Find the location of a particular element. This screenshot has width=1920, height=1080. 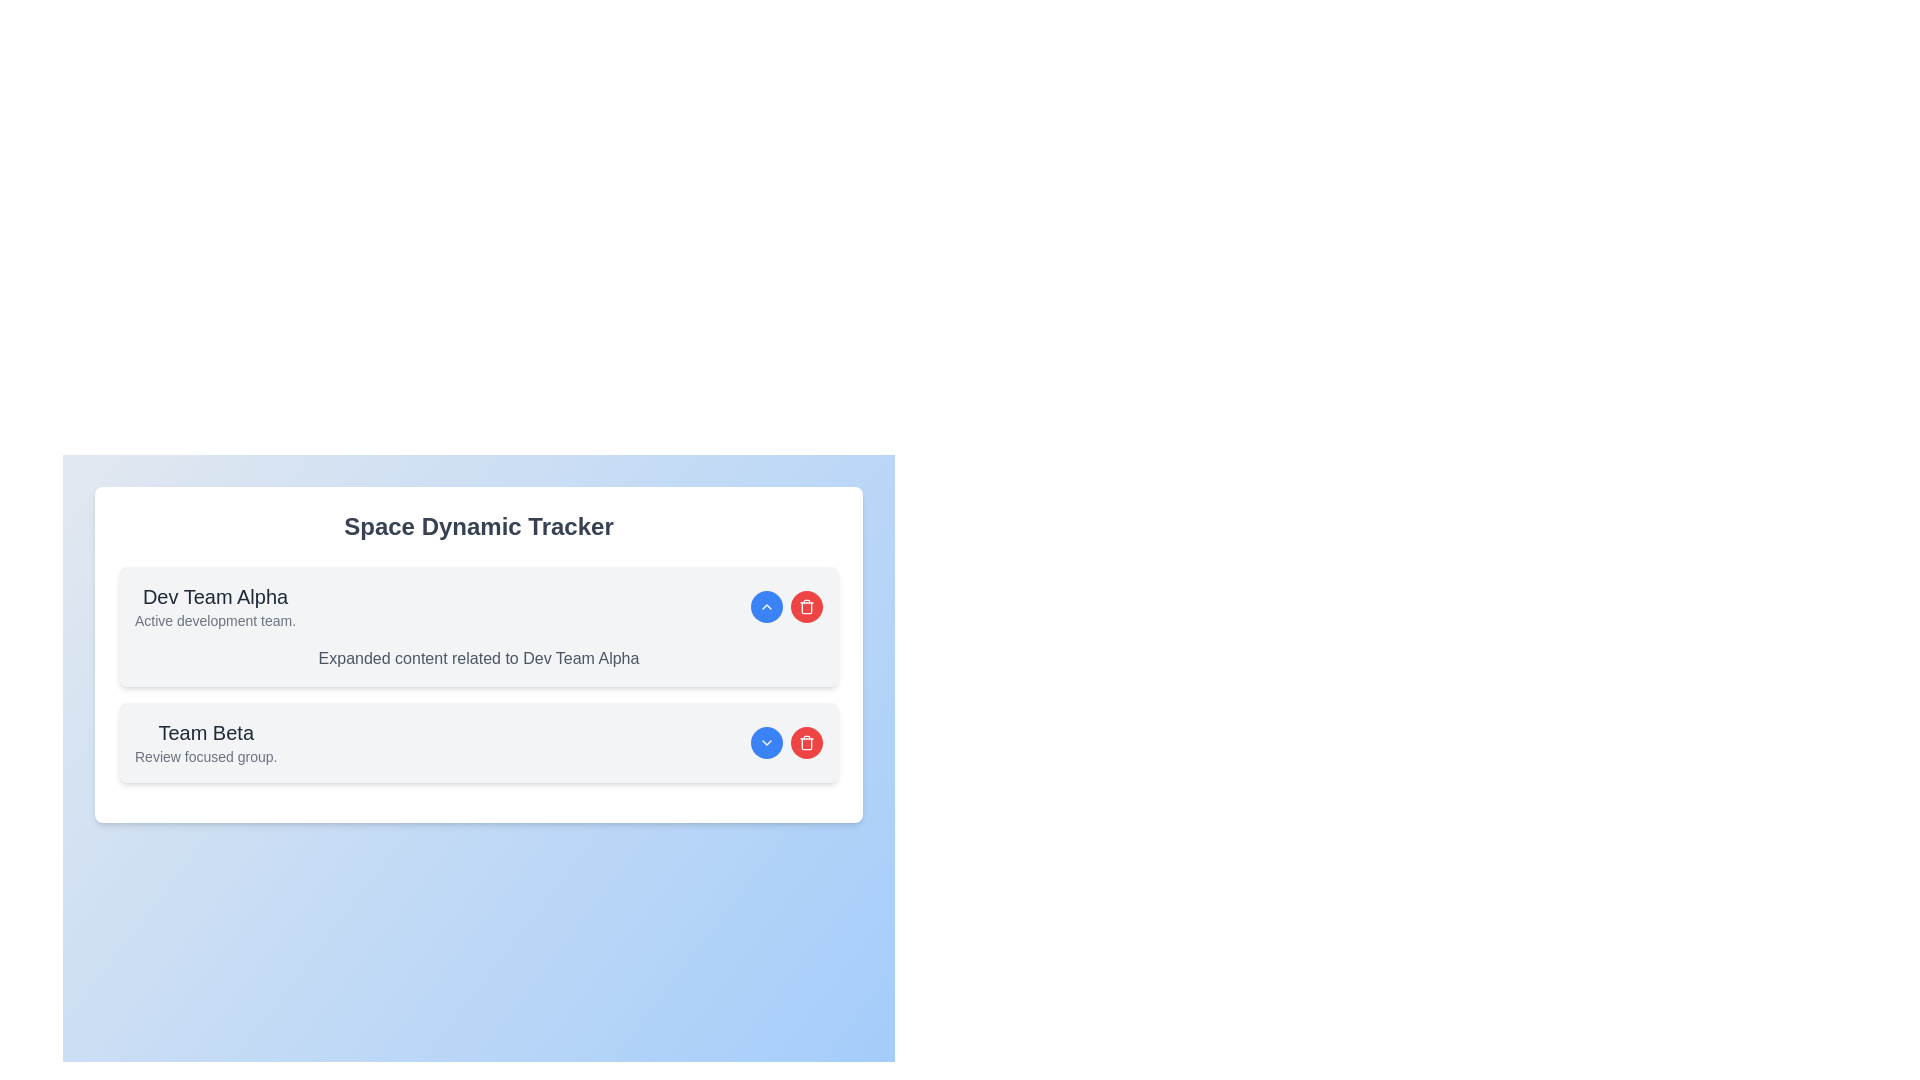

the leftmost button in the group of two buttons at the far right of the 'Dev Team Alpha' section is located at coordinates (766, 605).